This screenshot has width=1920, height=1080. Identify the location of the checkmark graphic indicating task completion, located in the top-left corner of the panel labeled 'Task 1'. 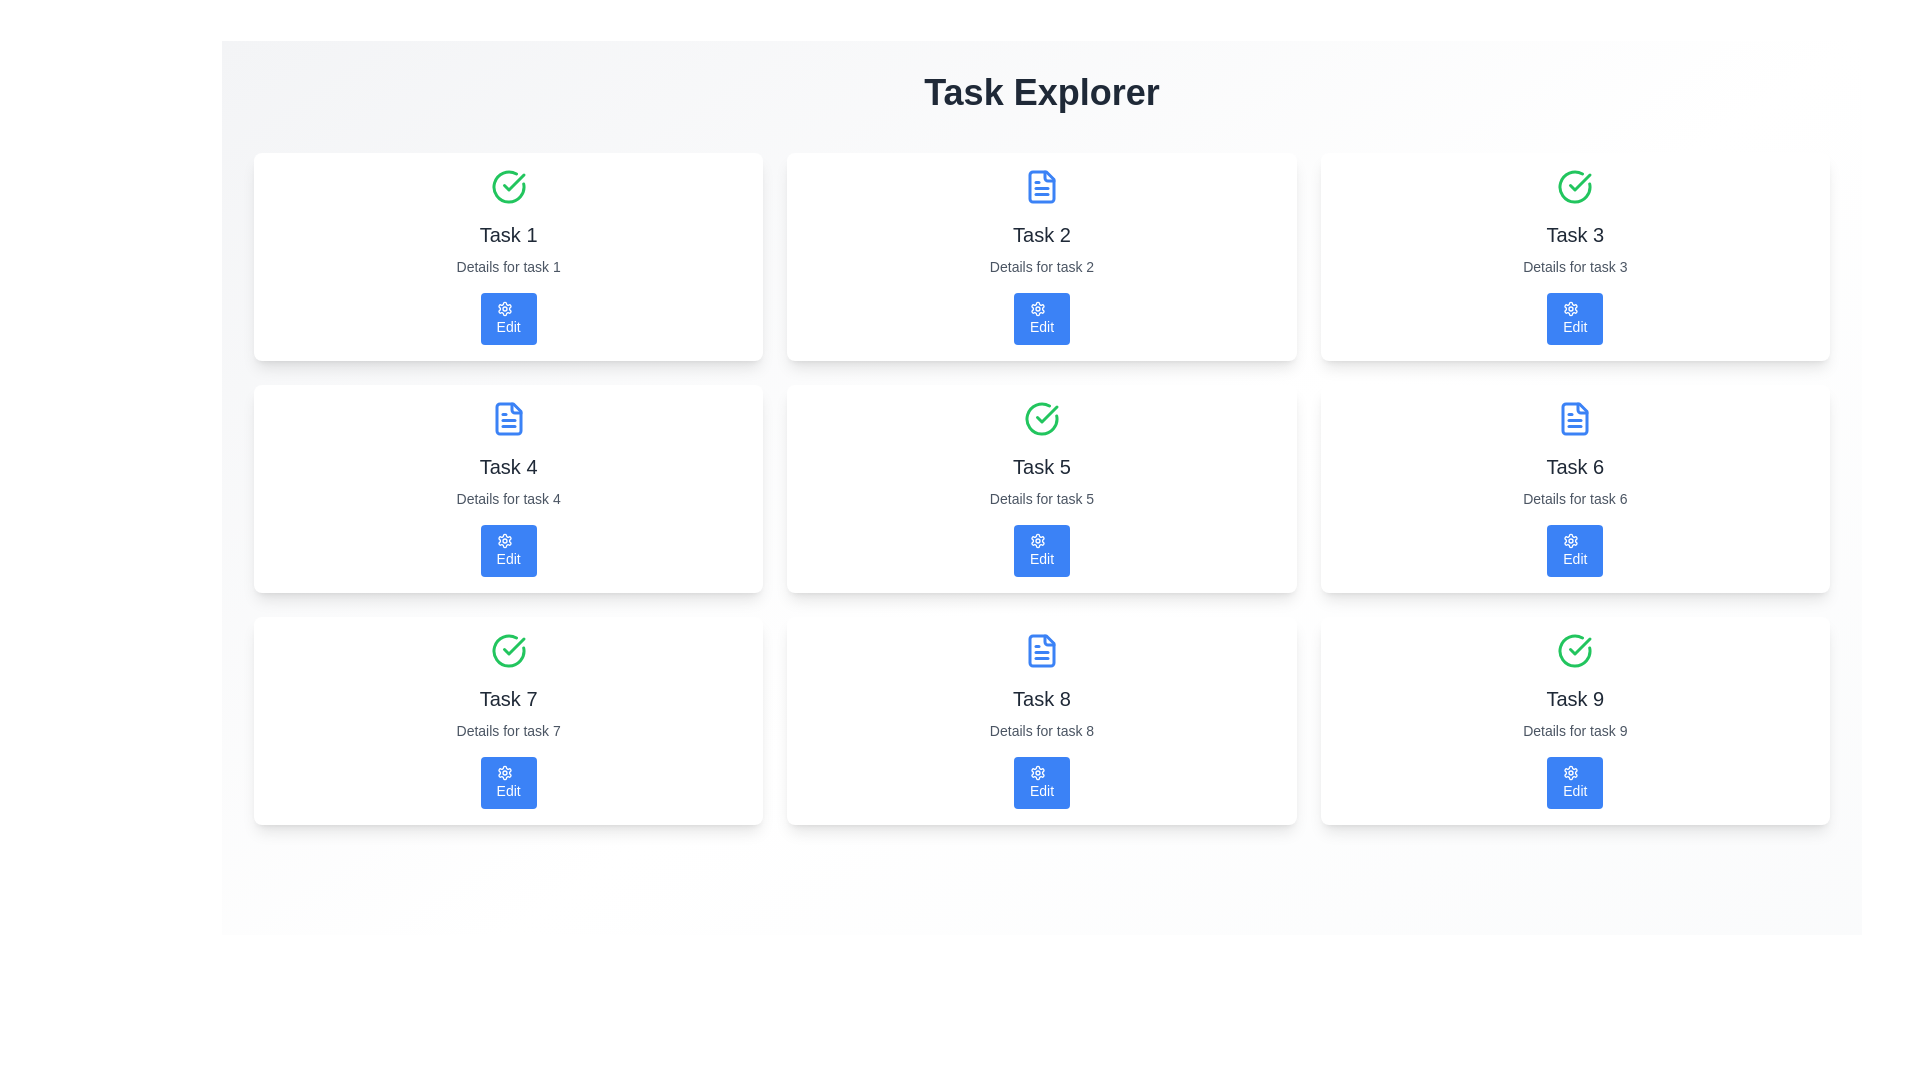
(513, 646).